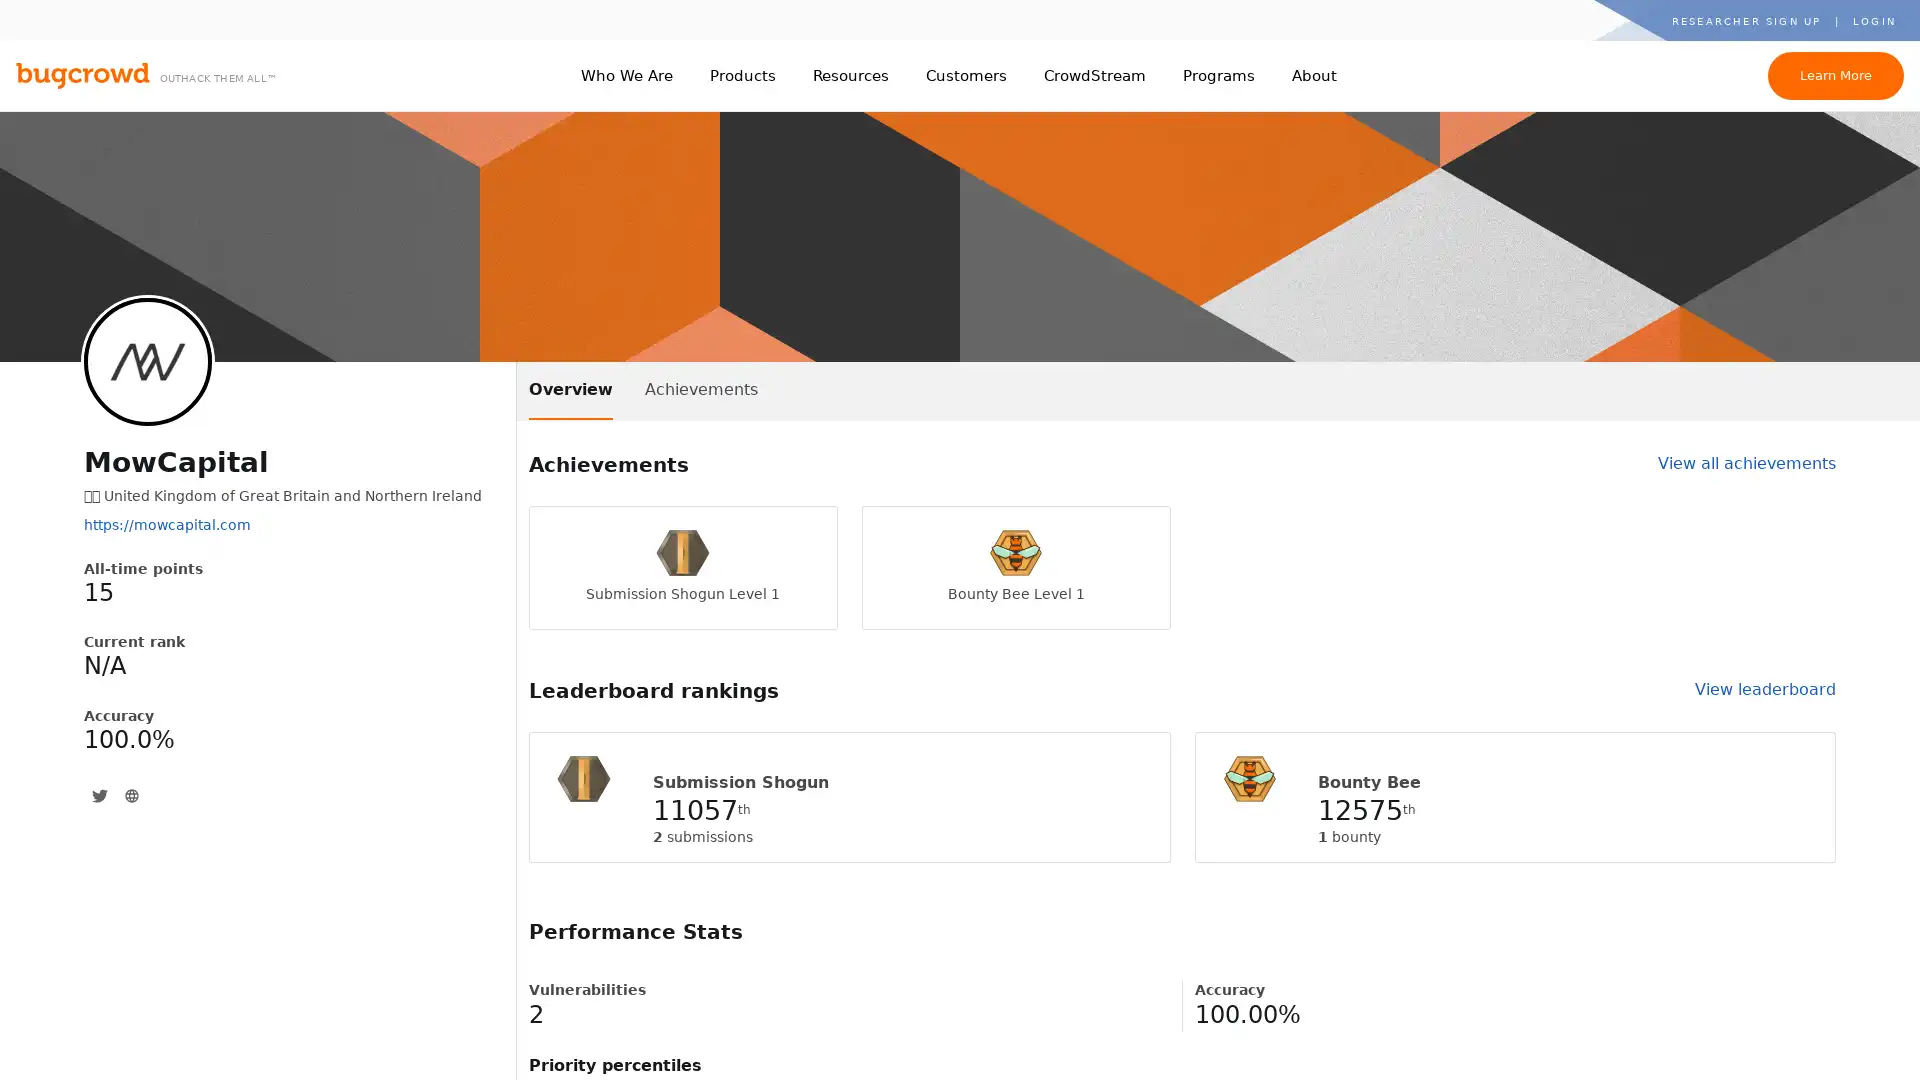 This screenshot has width=1920, height=1080. What do you see at coordinates (1015, 567) in the screenshot?
I see `Bounty Bee Level 1 Bounty Bee Level 1` at bounding box center [1015, 567].